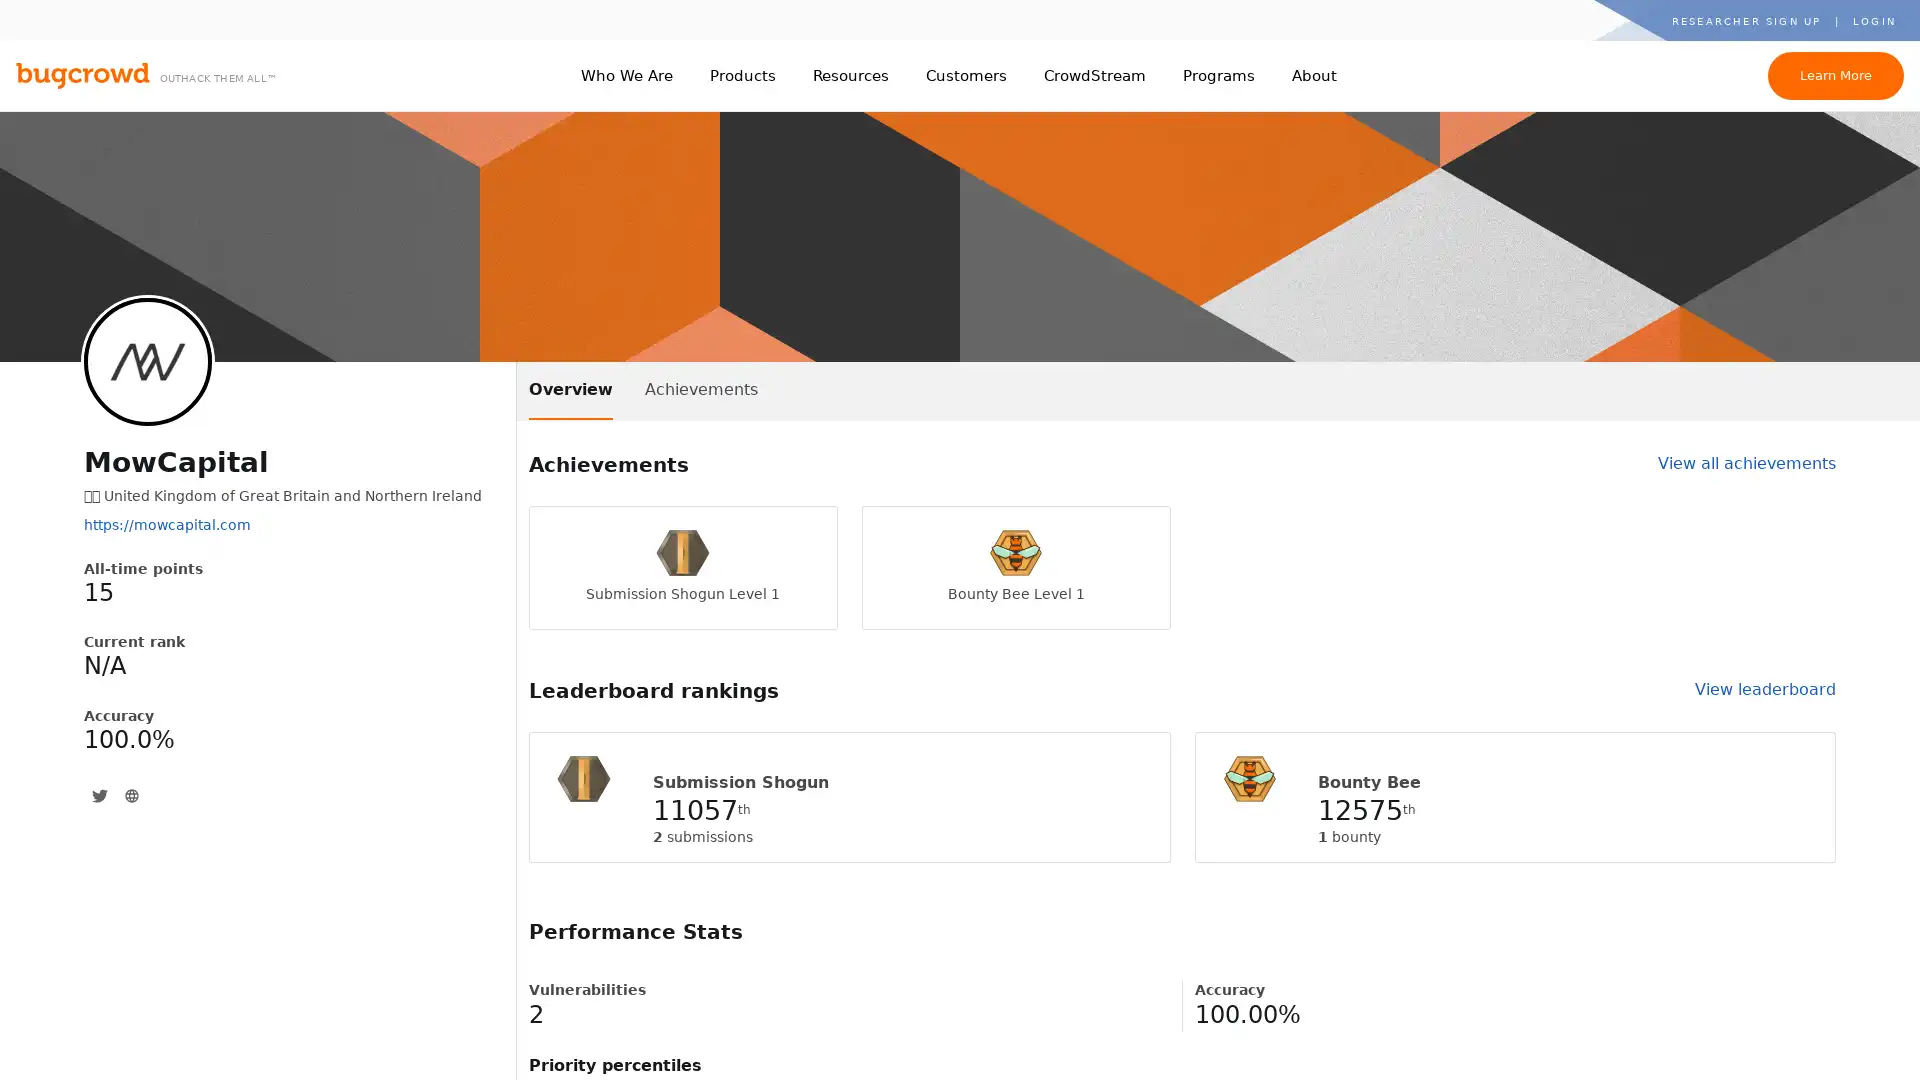 This screenshot has width=1920, height=1080. What do you see at coordinates (1015, 567) in the screenshot?
I see `Bounty Bee Level 1 Bounty Bee Level 1` at bounding box center [1015, 567].